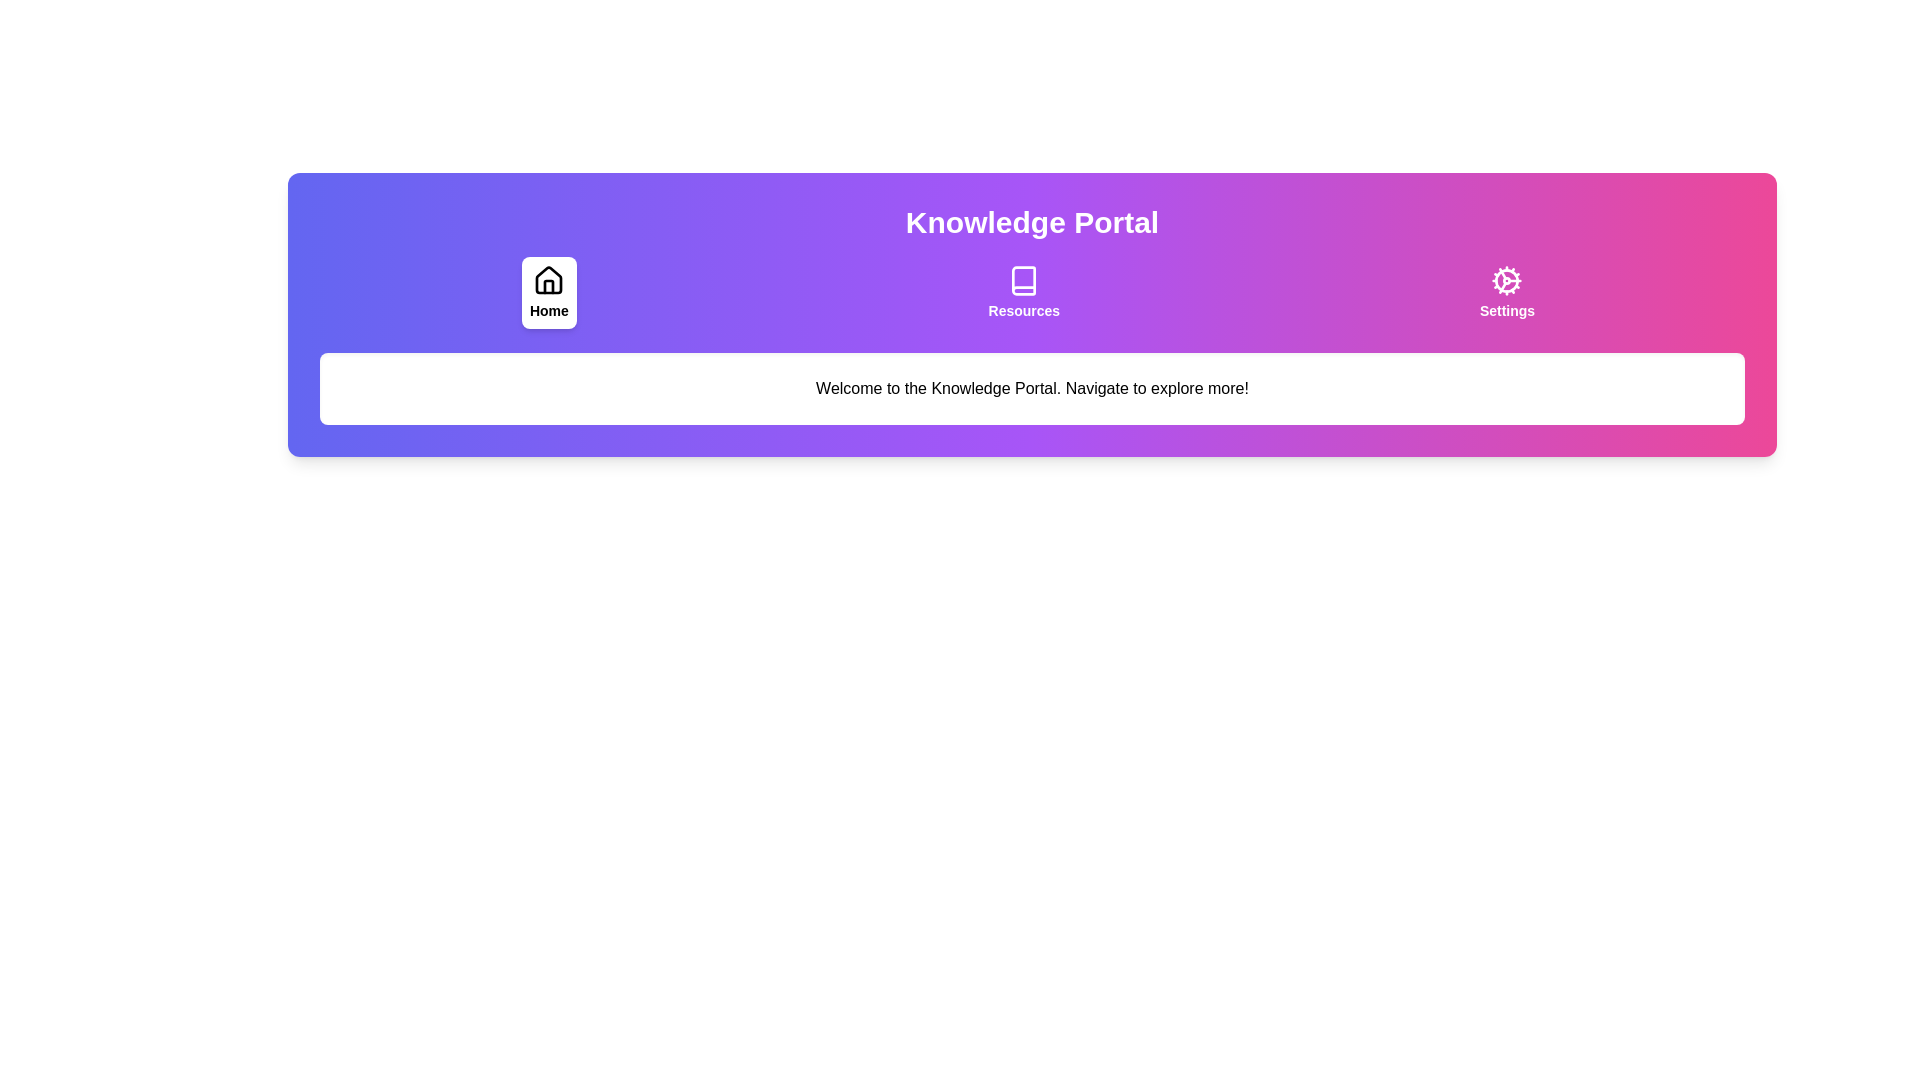 This screenshot has width=1920, height=1080. Describe the element at coordinates (1023, 293) in the screenshot. I see `the Resources tab` at that location.